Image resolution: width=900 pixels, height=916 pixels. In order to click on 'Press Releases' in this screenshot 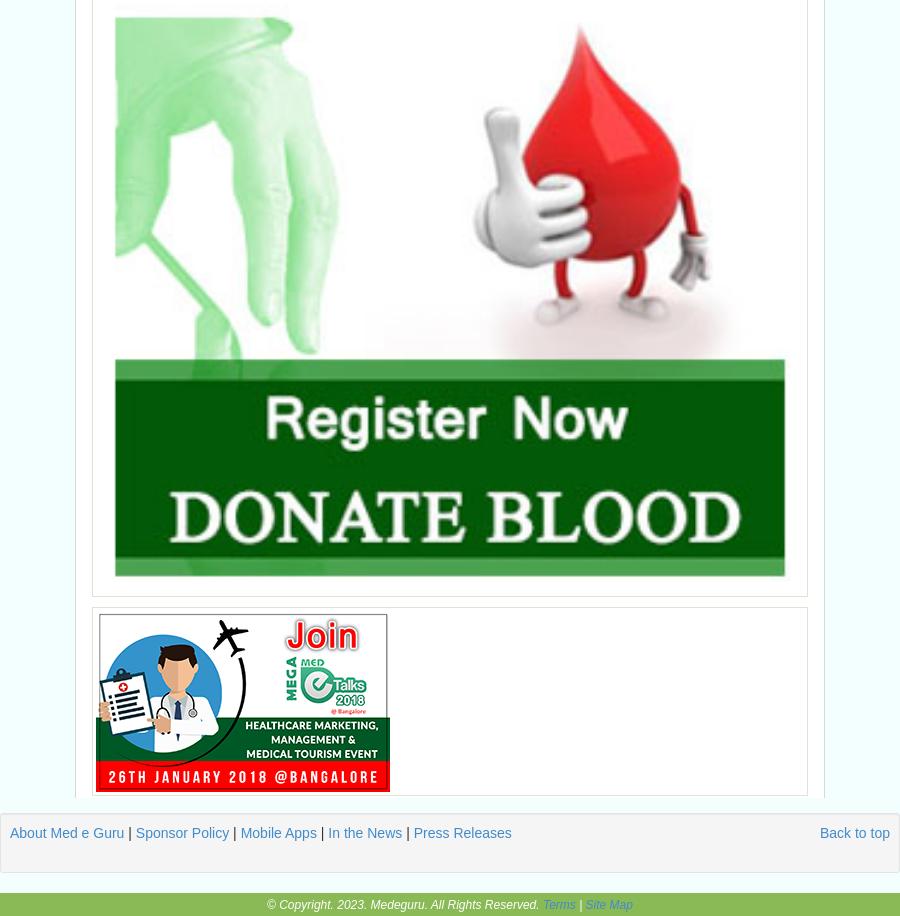, I will do `click(460, 832)`.